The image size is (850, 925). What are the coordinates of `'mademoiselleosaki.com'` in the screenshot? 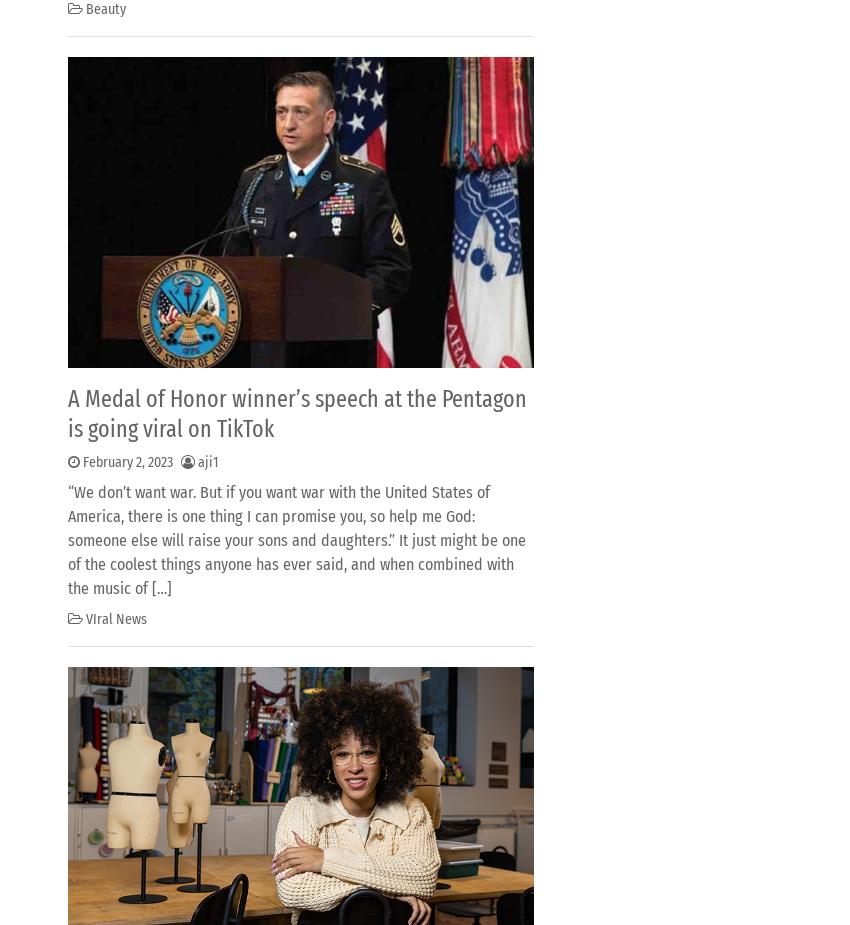 It's located at (276, 166).